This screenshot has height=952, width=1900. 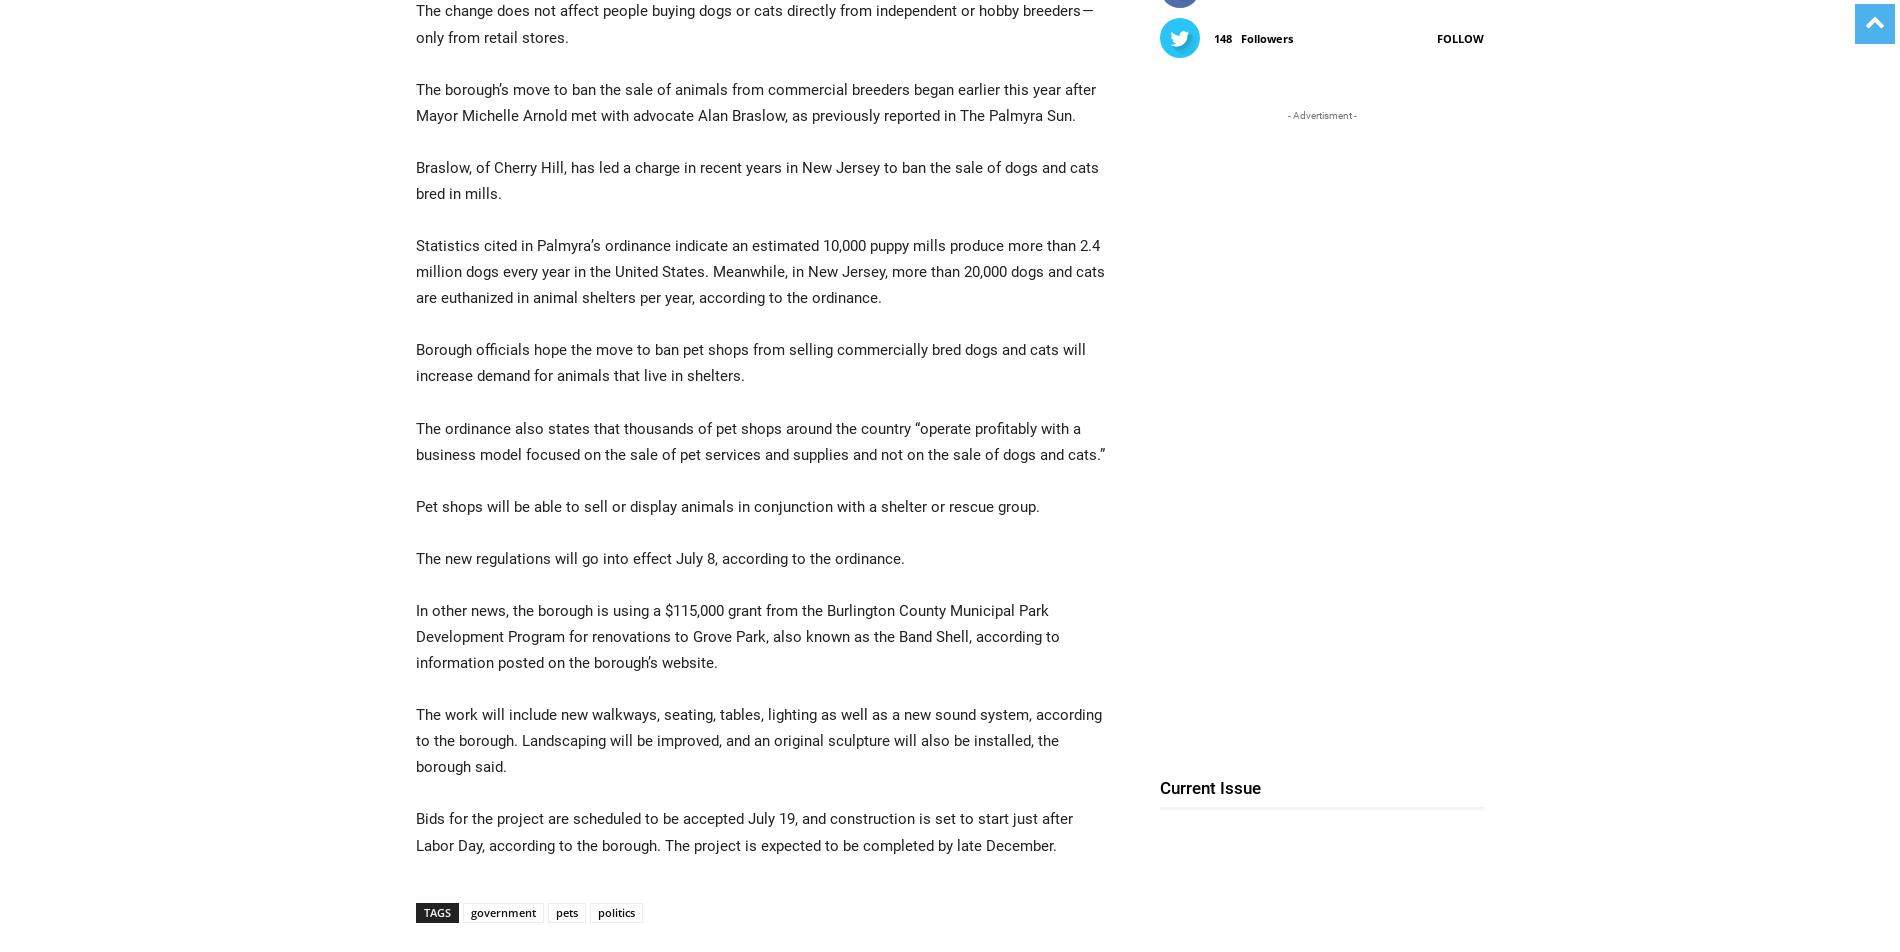 What do you see at coordinates (555, 911) in the screenshot?
I see `'pets'` at bounding box center [555, 911].